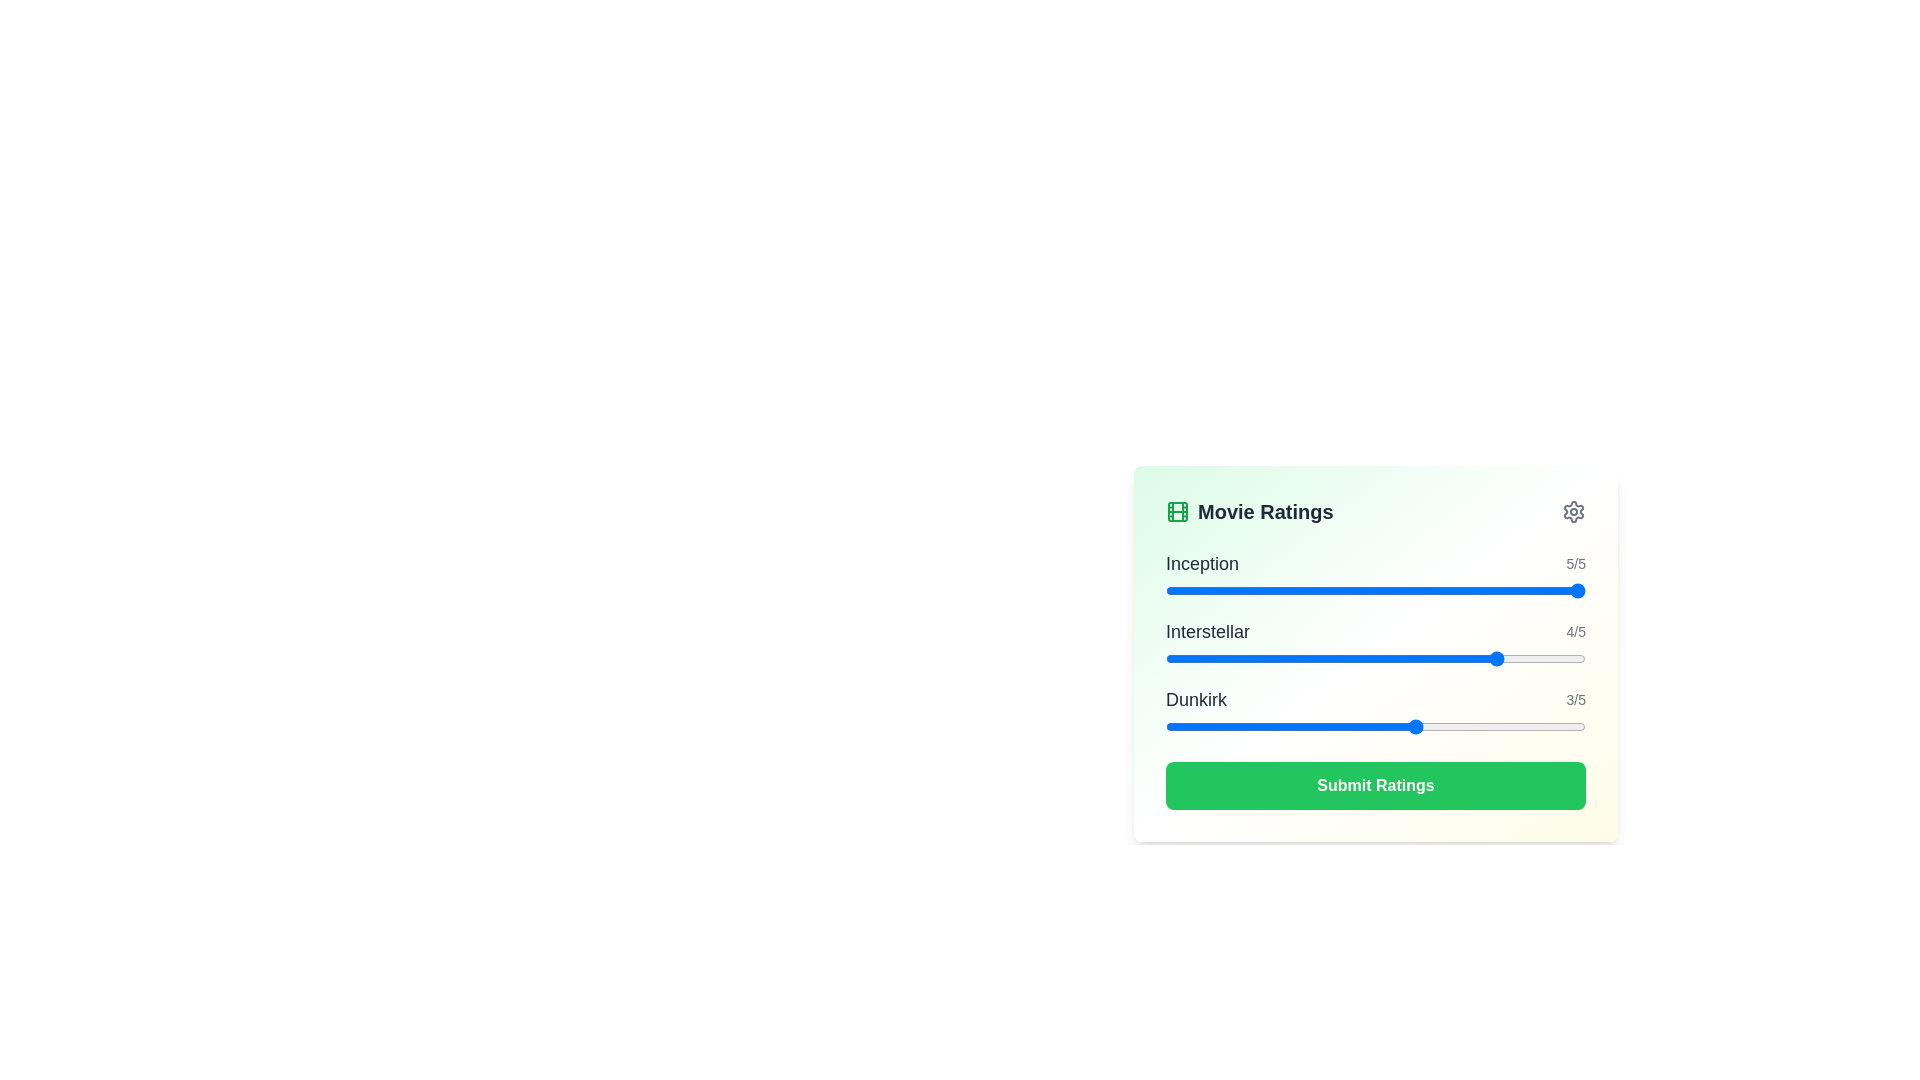  I want to click on the rating for 'Inception', so click(1166, 589).